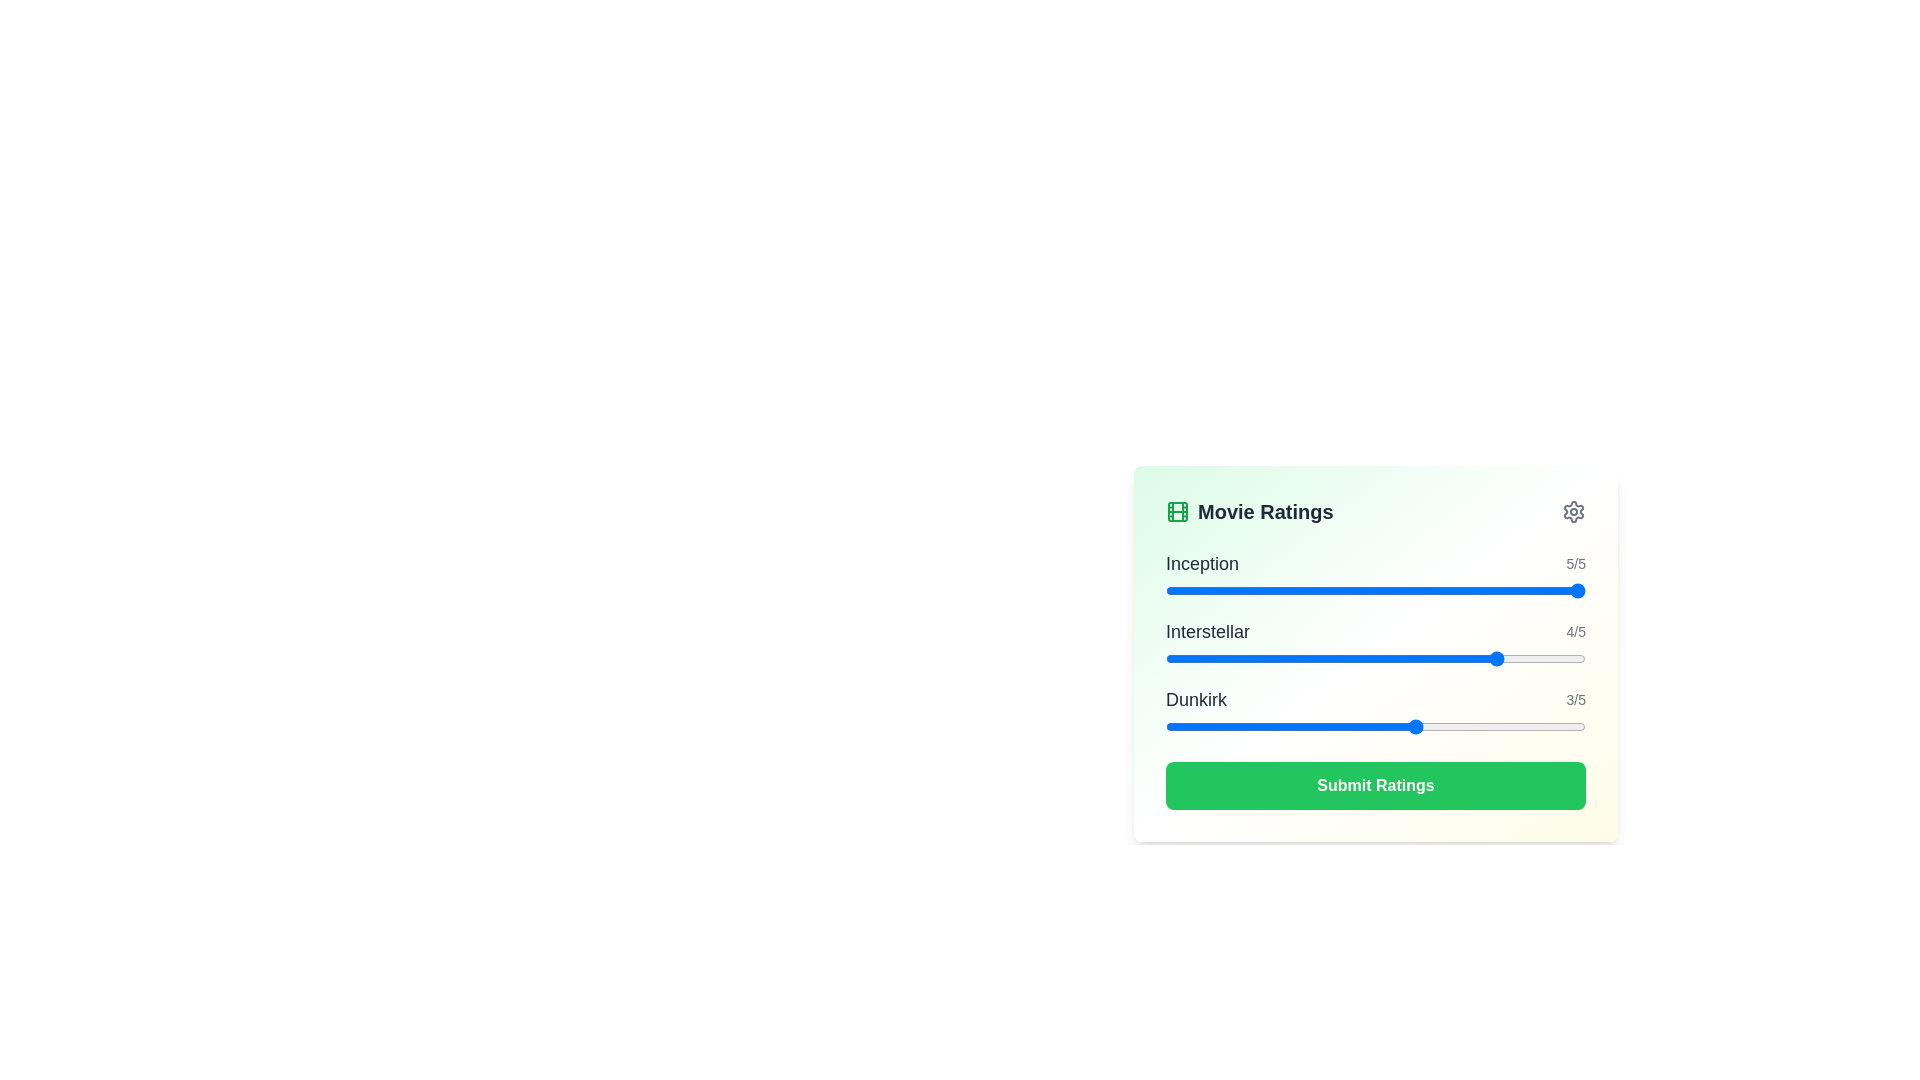  I want to click on the rating for 'Inception', so click(1166, 589).